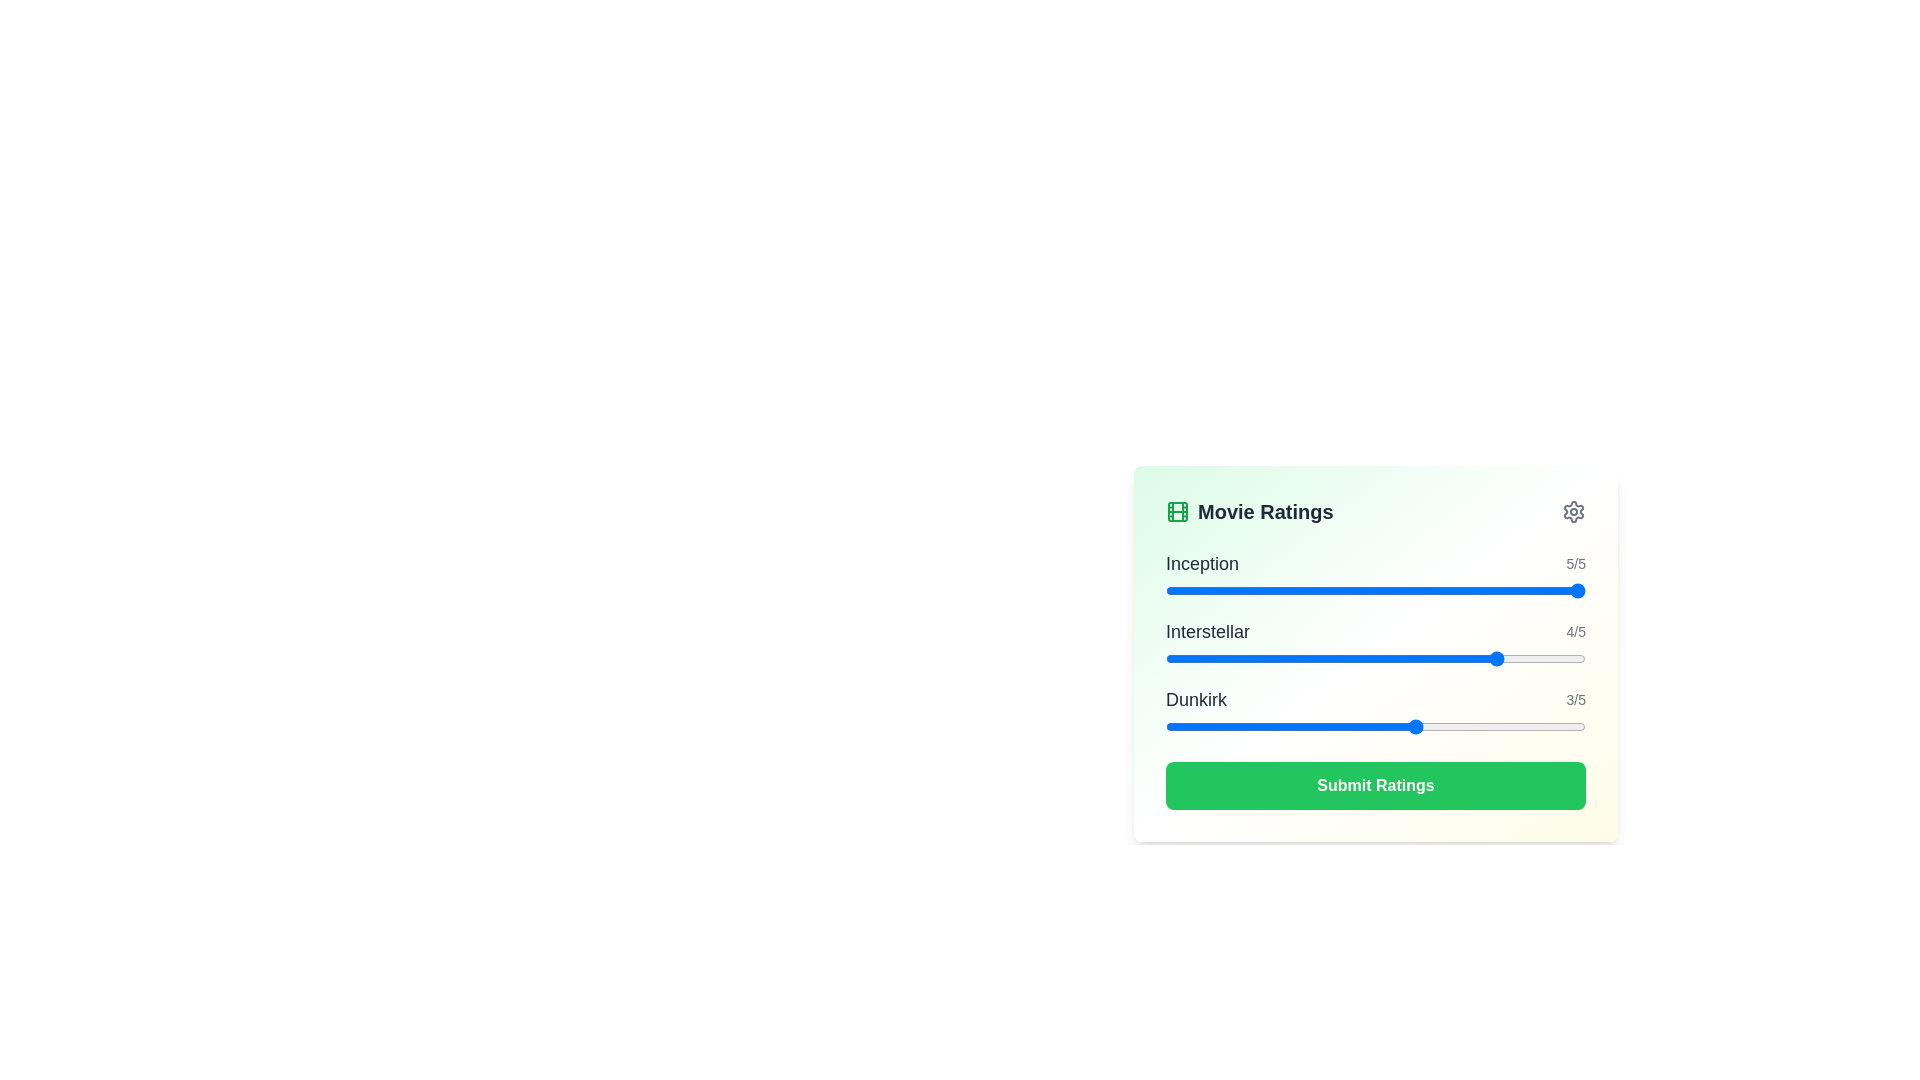  I want to click on the rating for 'Inception', so click(1166, 589).